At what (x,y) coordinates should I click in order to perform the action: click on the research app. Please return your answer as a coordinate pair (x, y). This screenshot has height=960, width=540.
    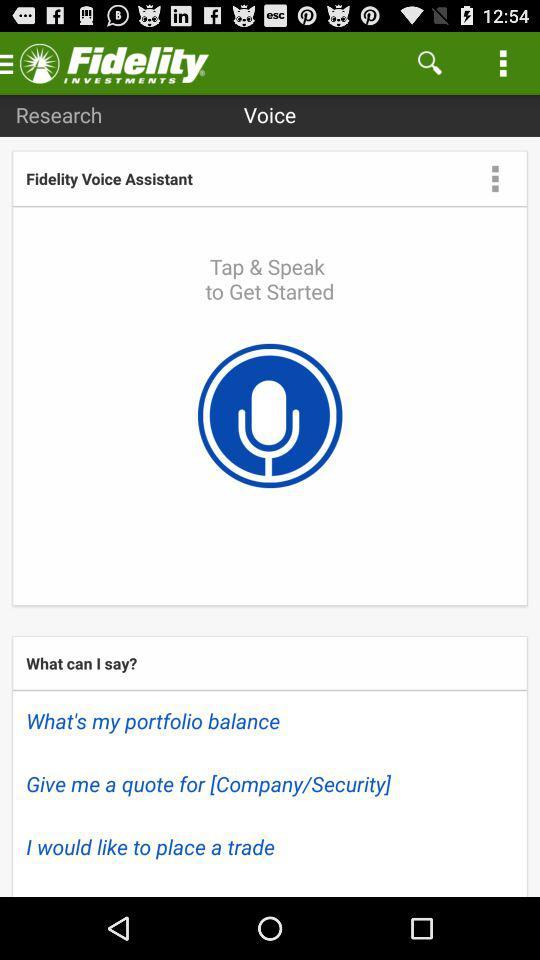
    Looking at the image, I should click on (59, 114).